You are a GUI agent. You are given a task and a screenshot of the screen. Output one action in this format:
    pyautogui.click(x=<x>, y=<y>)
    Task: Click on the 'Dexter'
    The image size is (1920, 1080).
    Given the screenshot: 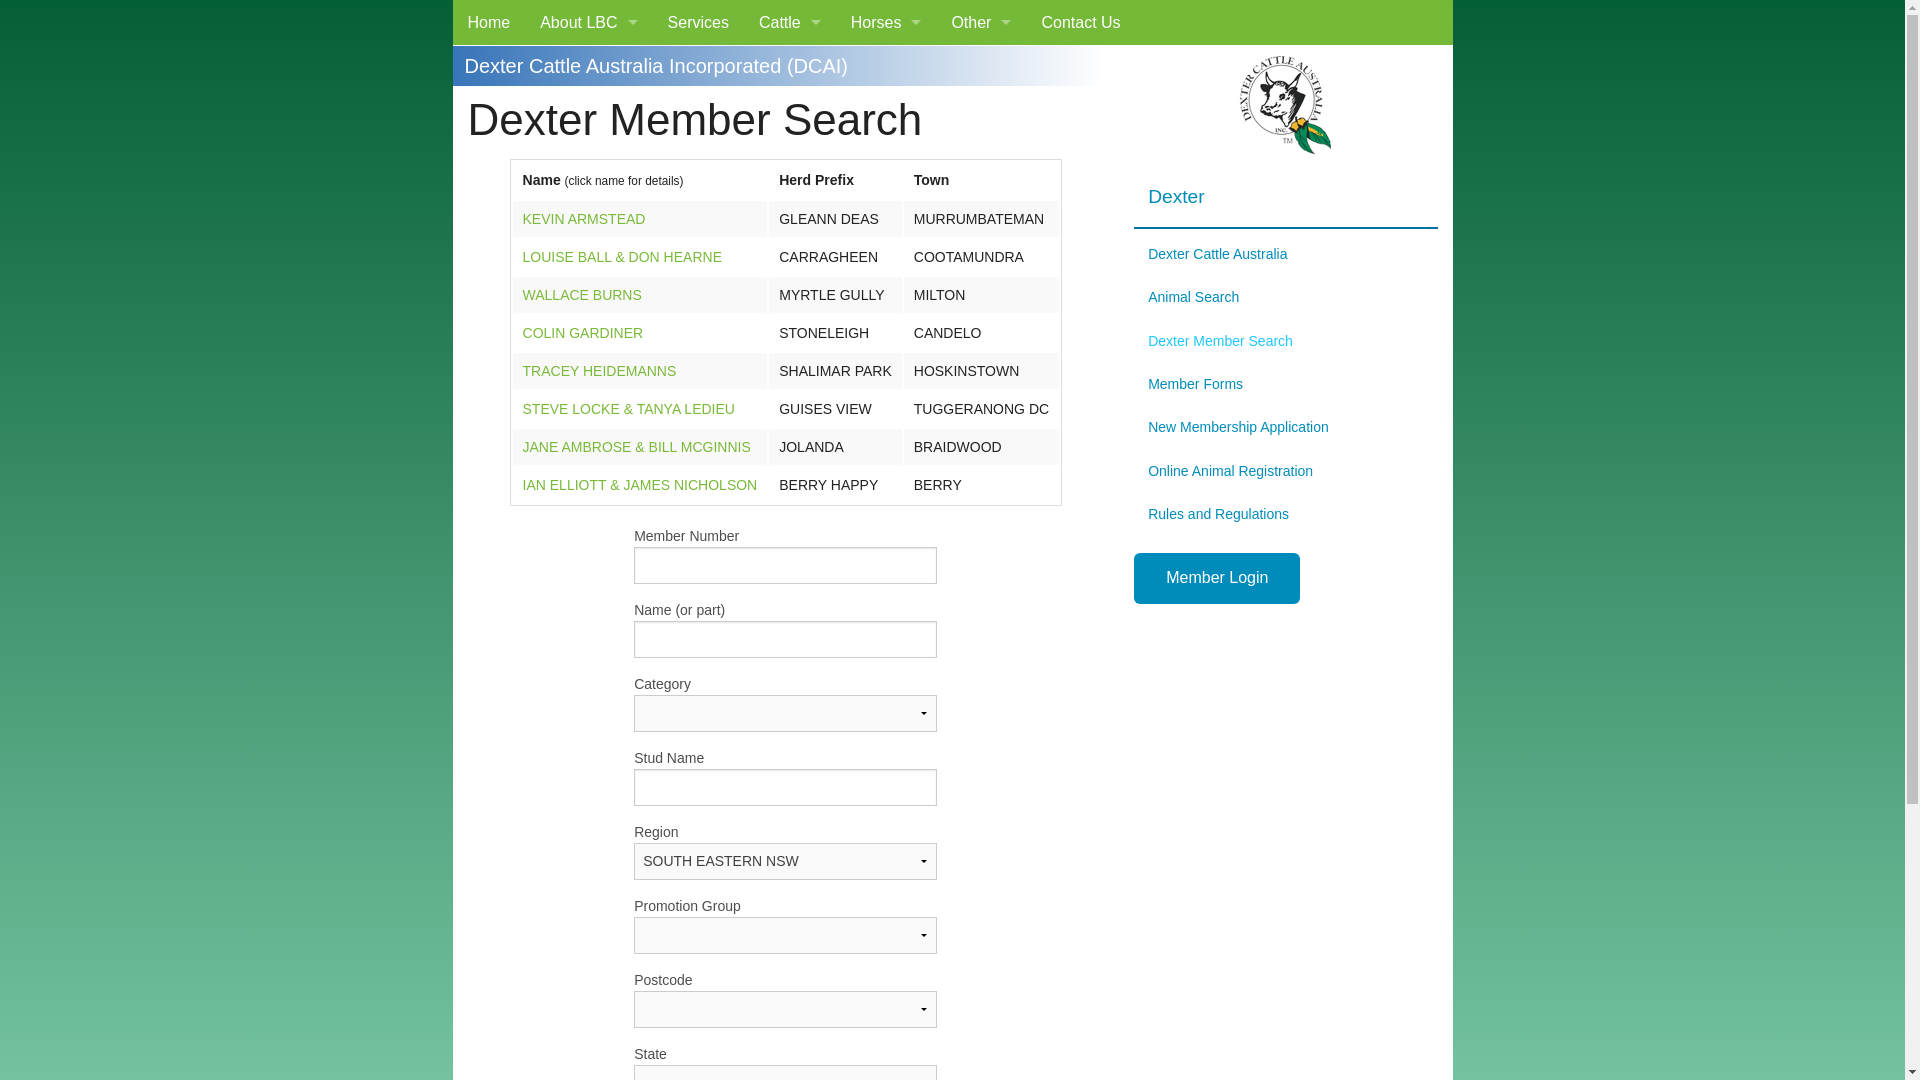 What is the action you would take?
    pyautogui.click(x=1285, y=197)
    